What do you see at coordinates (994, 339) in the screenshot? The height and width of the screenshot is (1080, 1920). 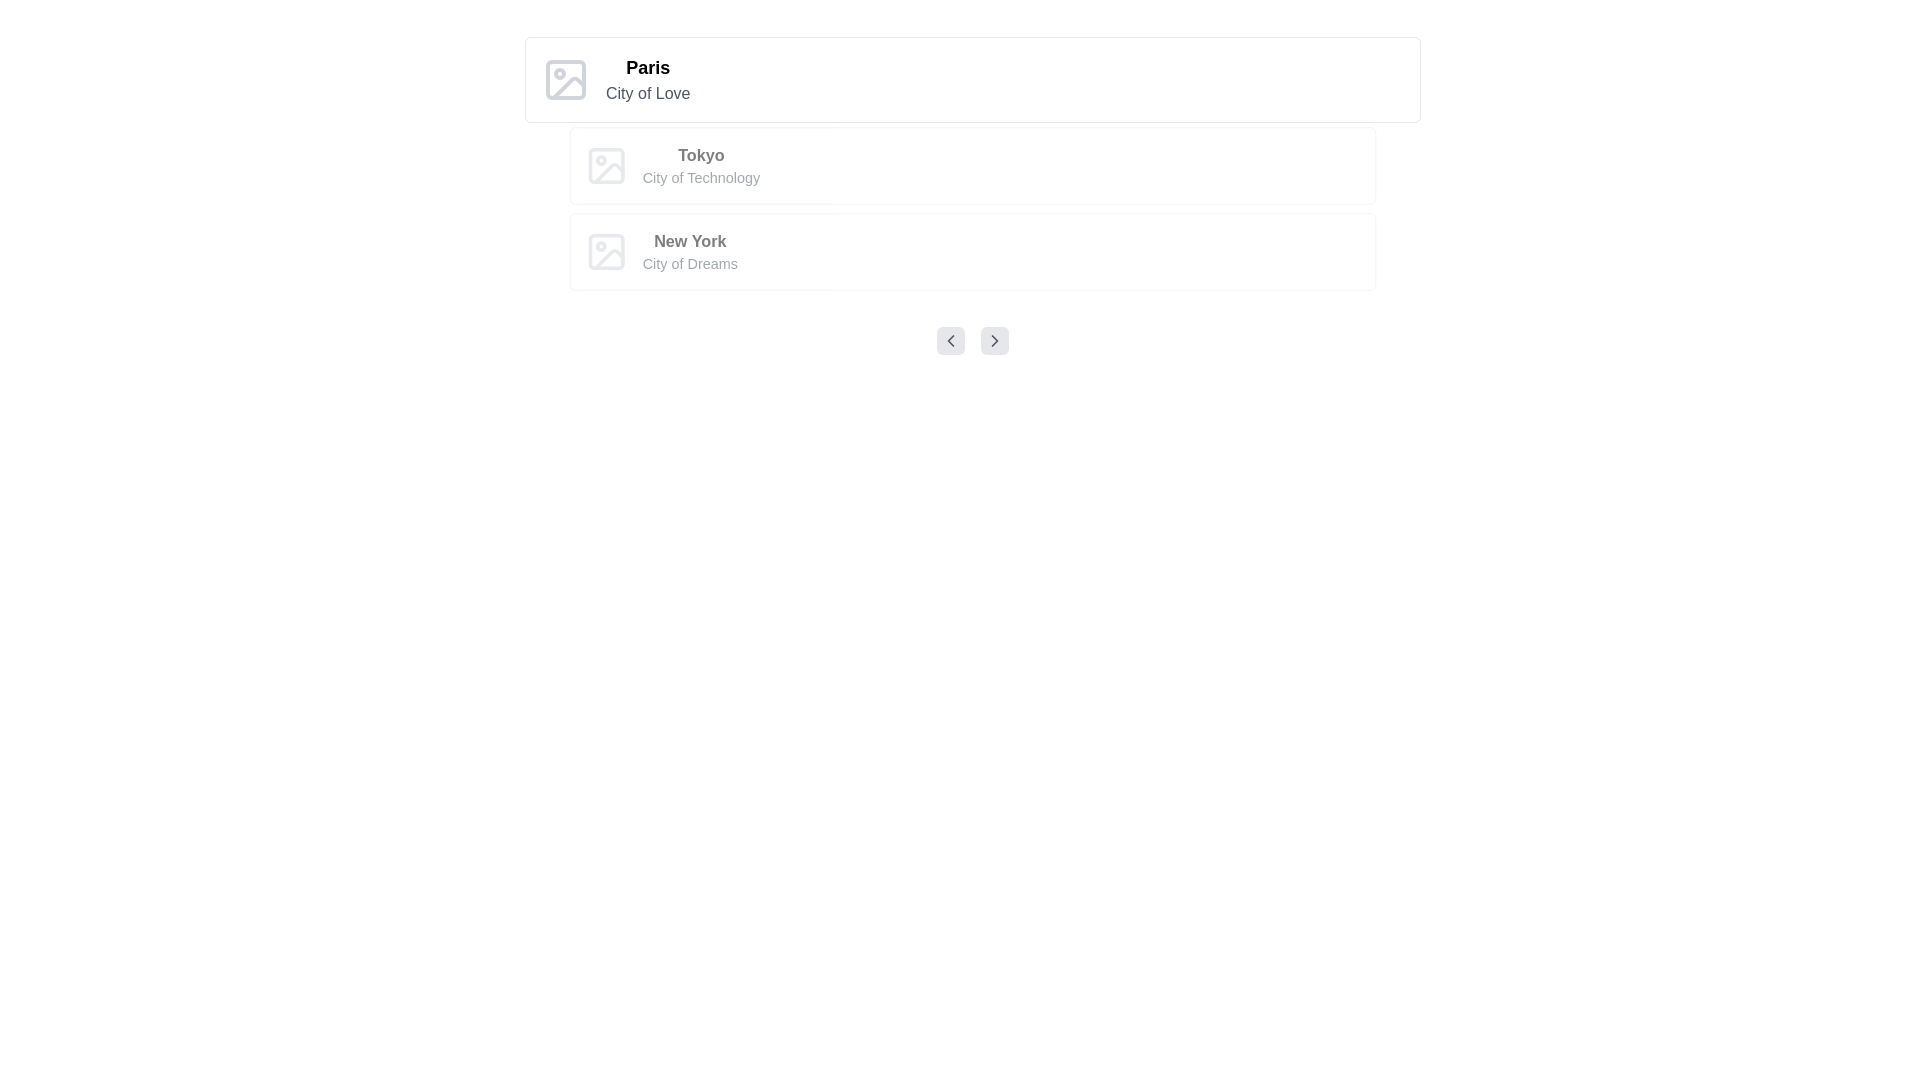 I see `the rightward-pointing chevron icon within the circular button with a light gray background` at bounding box center [994, 339].